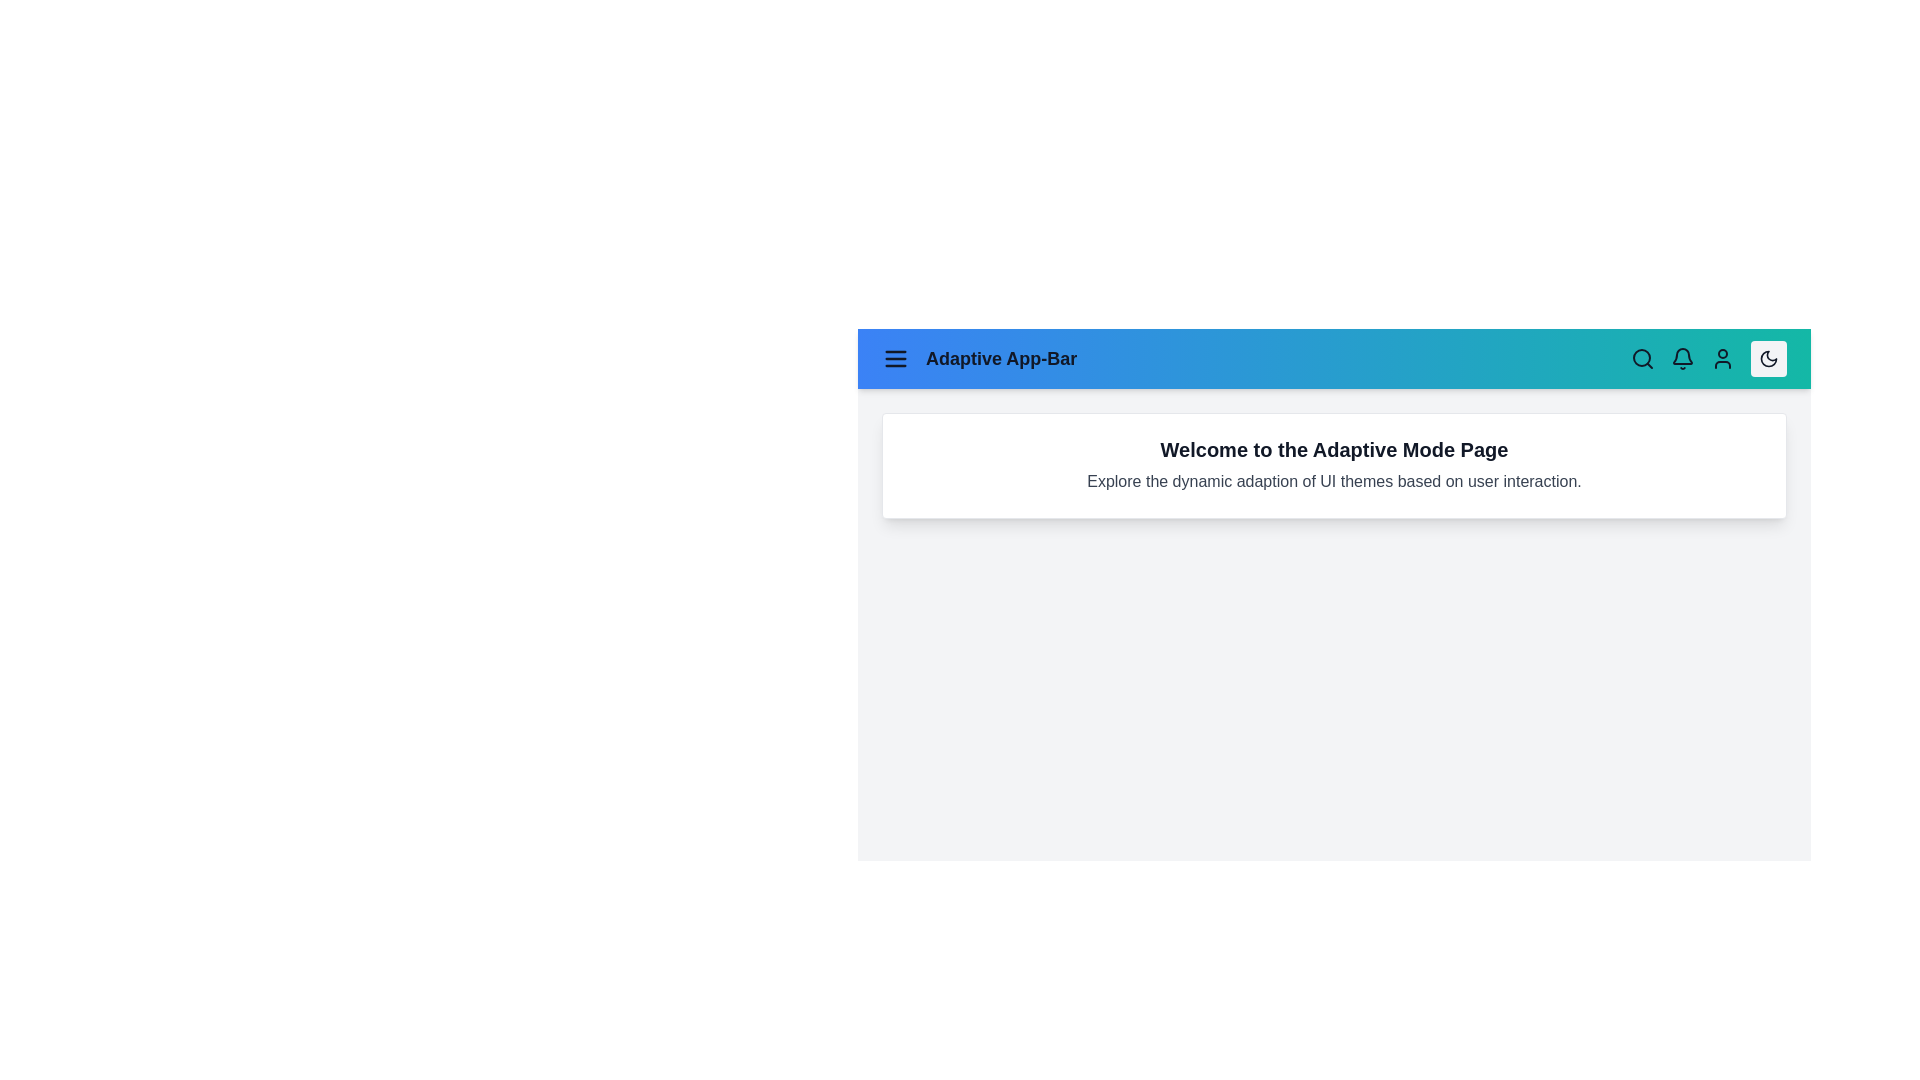 Image resolution: width=1920 pixels, height=1080 pixels. I want to click on the menu icon to trigger the menu functionality, so click(895, 357).